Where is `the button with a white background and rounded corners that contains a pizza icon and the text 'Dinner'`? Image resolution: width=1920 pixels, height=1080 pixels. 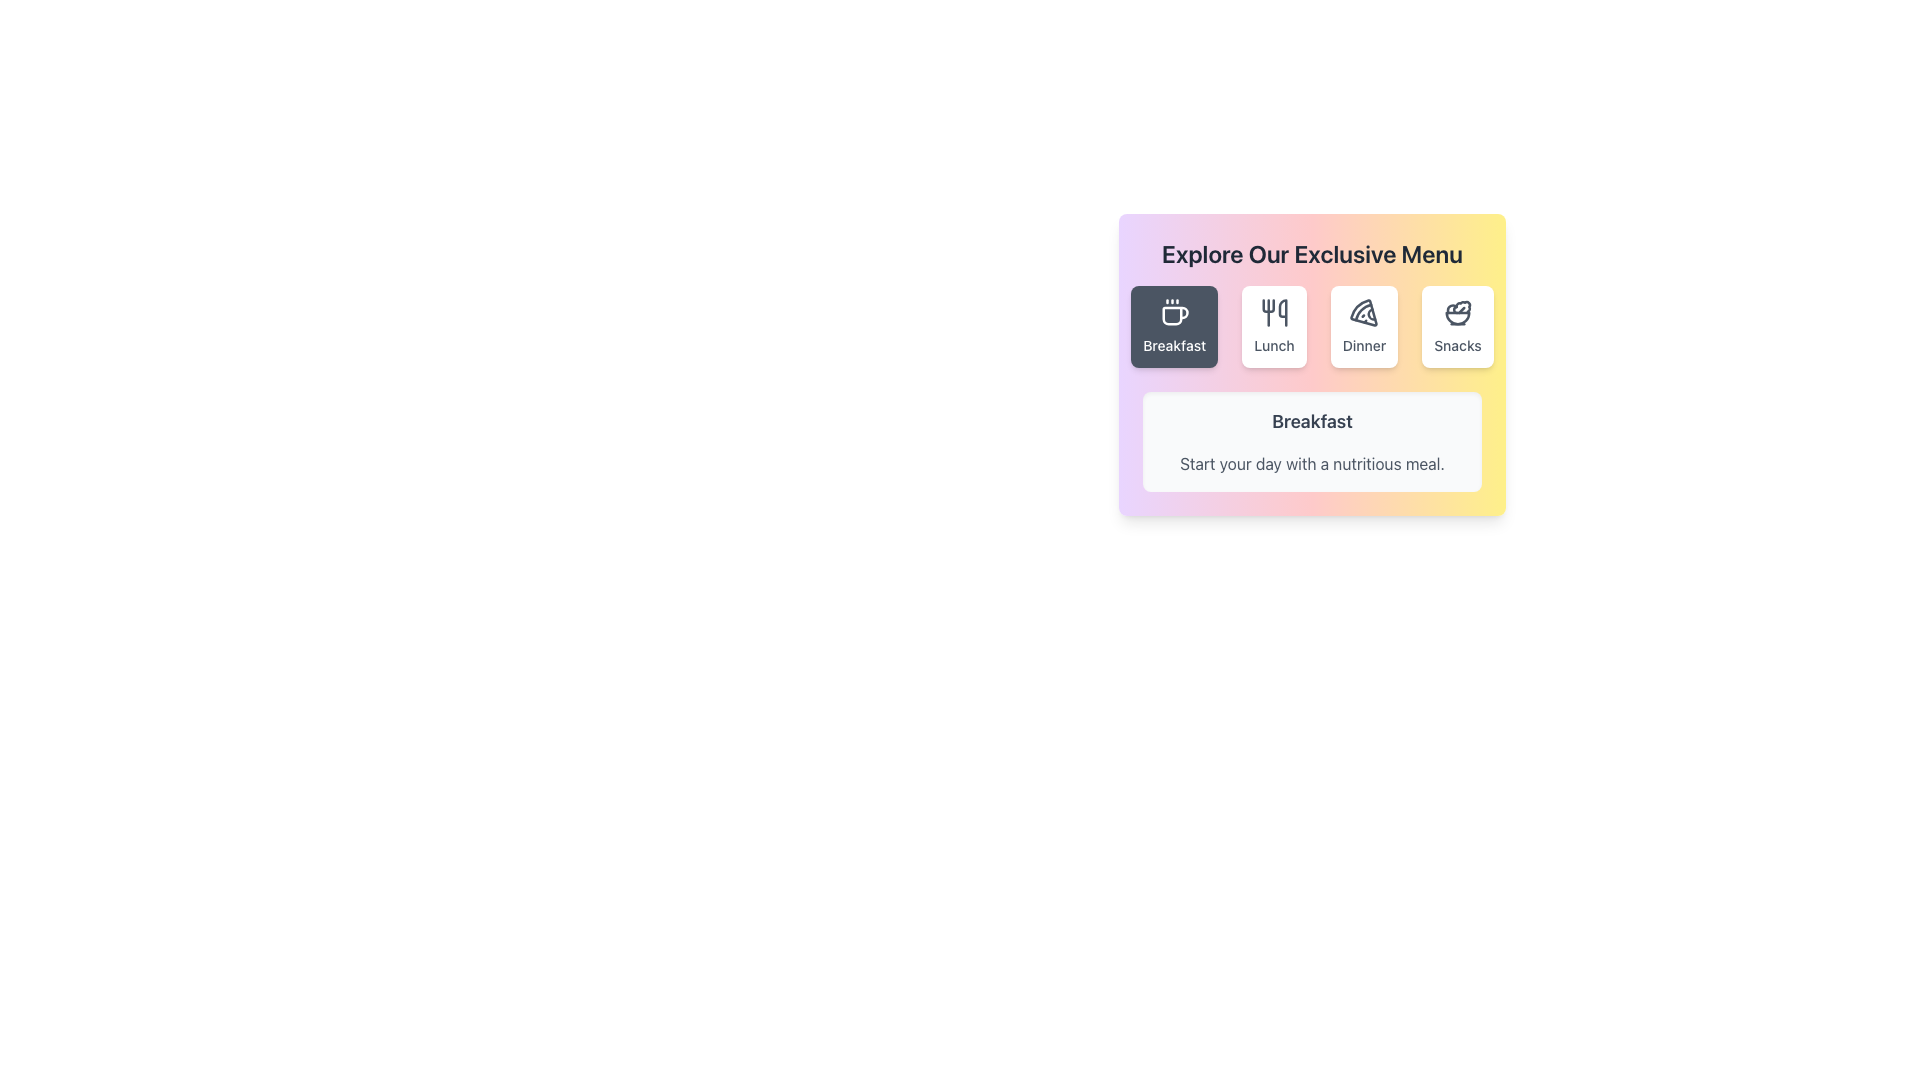 the button with a white background and rounded corners that contains a pizza icon and the text 'Dinner' is located at coordinates (1362, 326).